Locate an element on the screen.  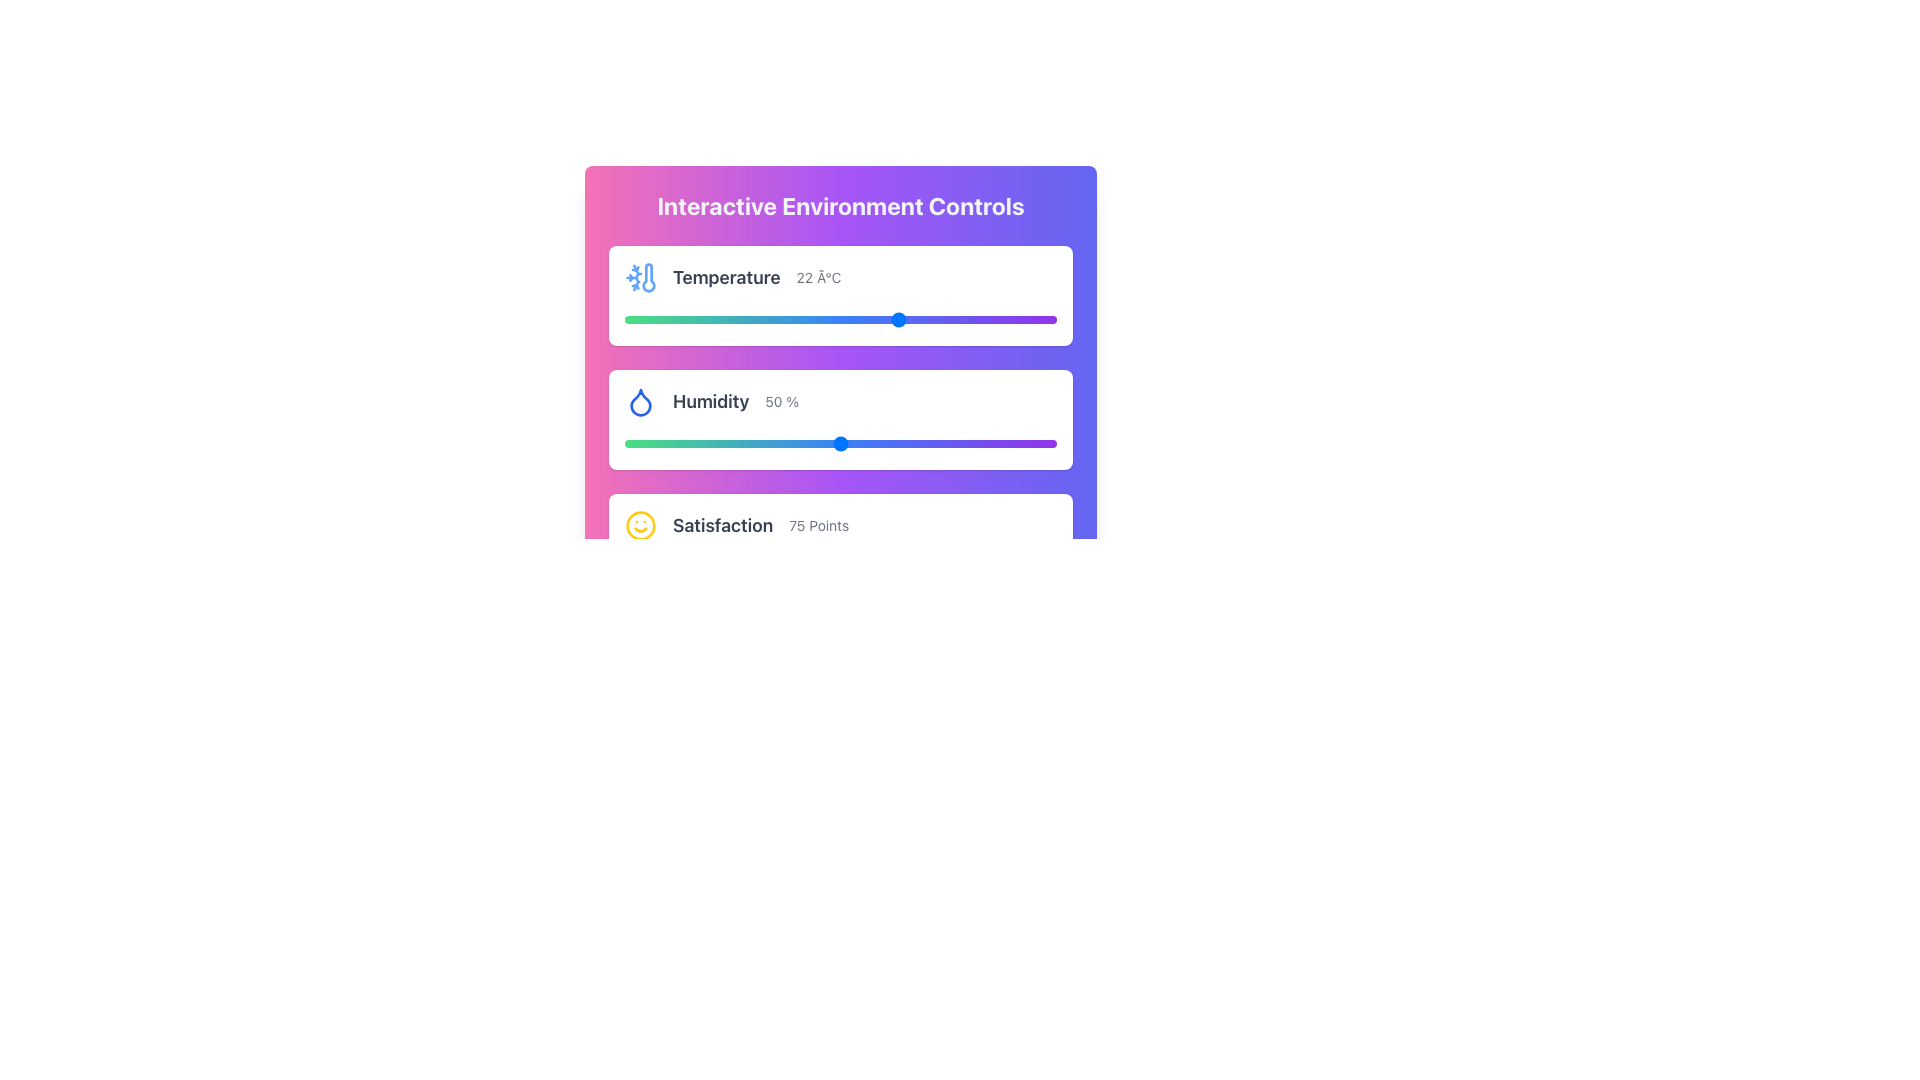
the blue water droplet outline icon located in the 'Humidity' section, next to the text 'Humidity 50%' is located at coordinates (641, 401).